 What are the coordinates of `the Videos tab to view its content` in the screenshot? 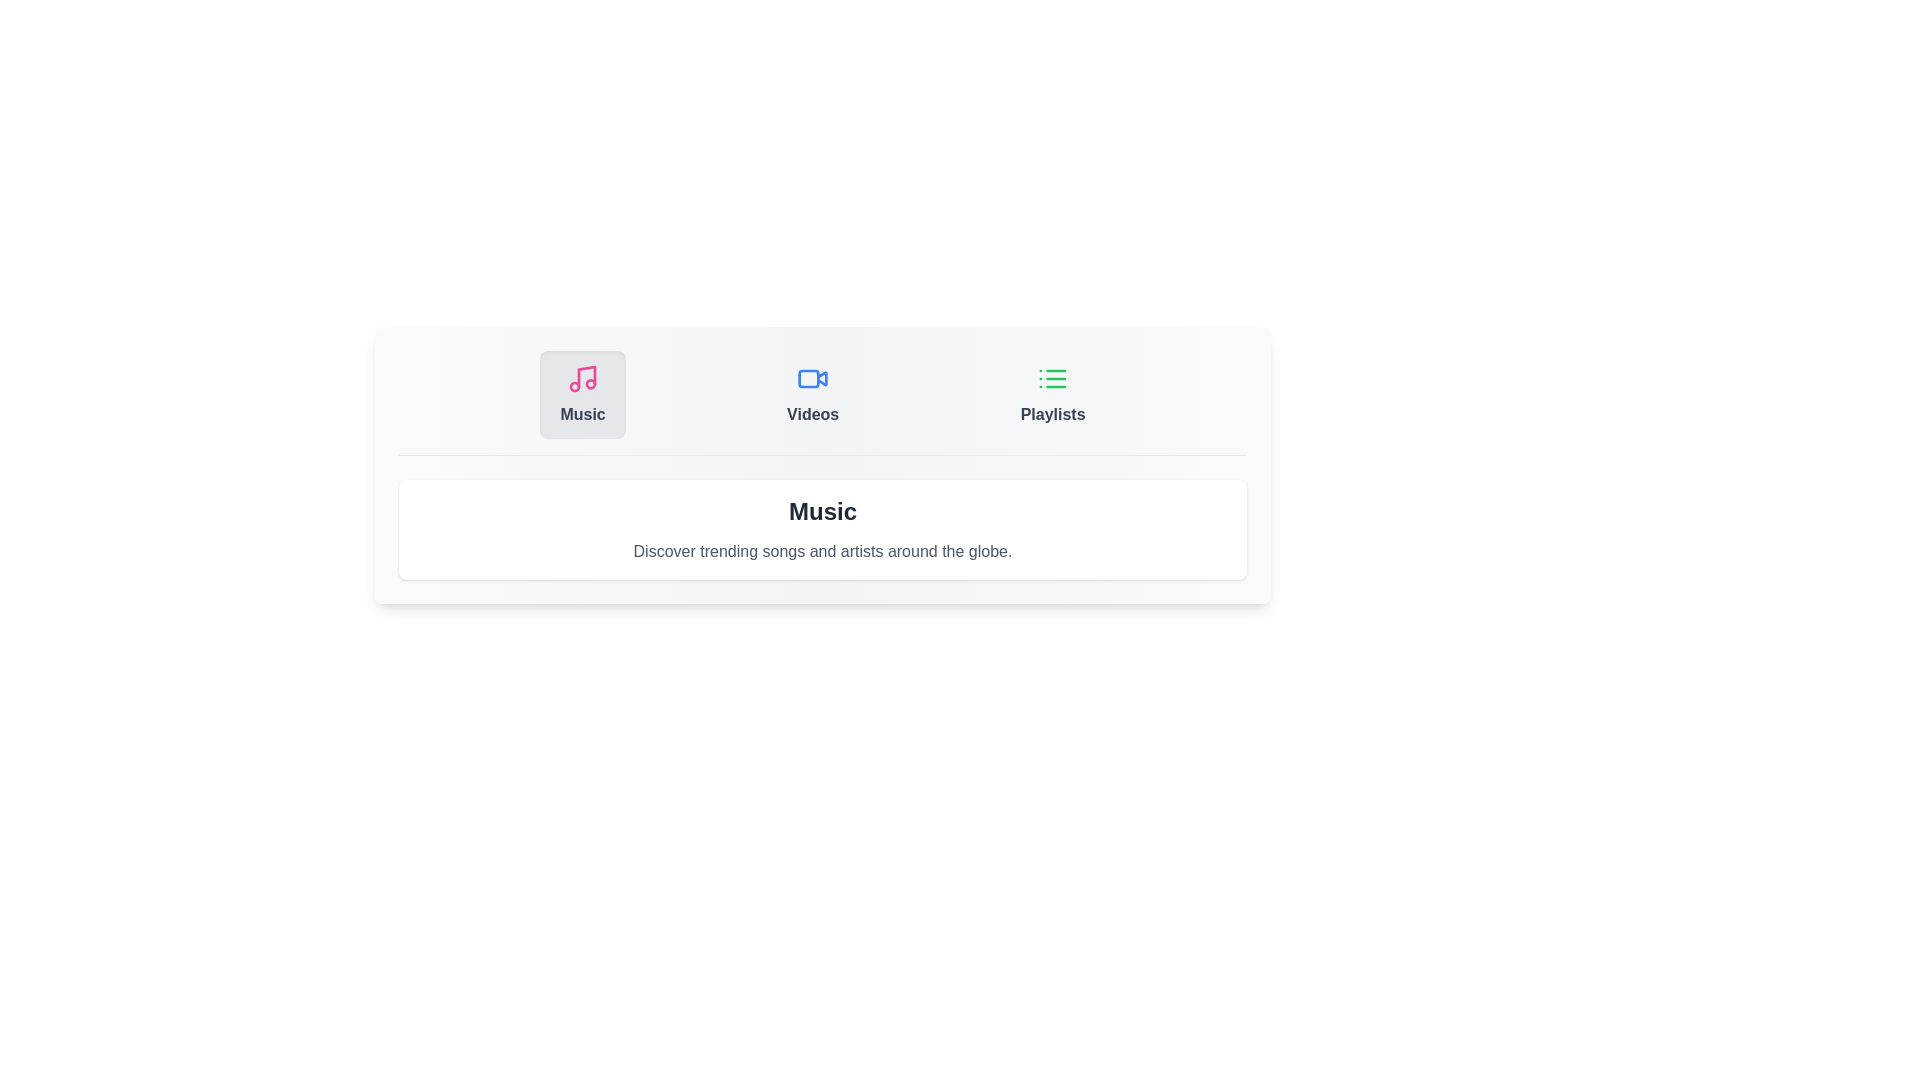 It's located at (812, 394).